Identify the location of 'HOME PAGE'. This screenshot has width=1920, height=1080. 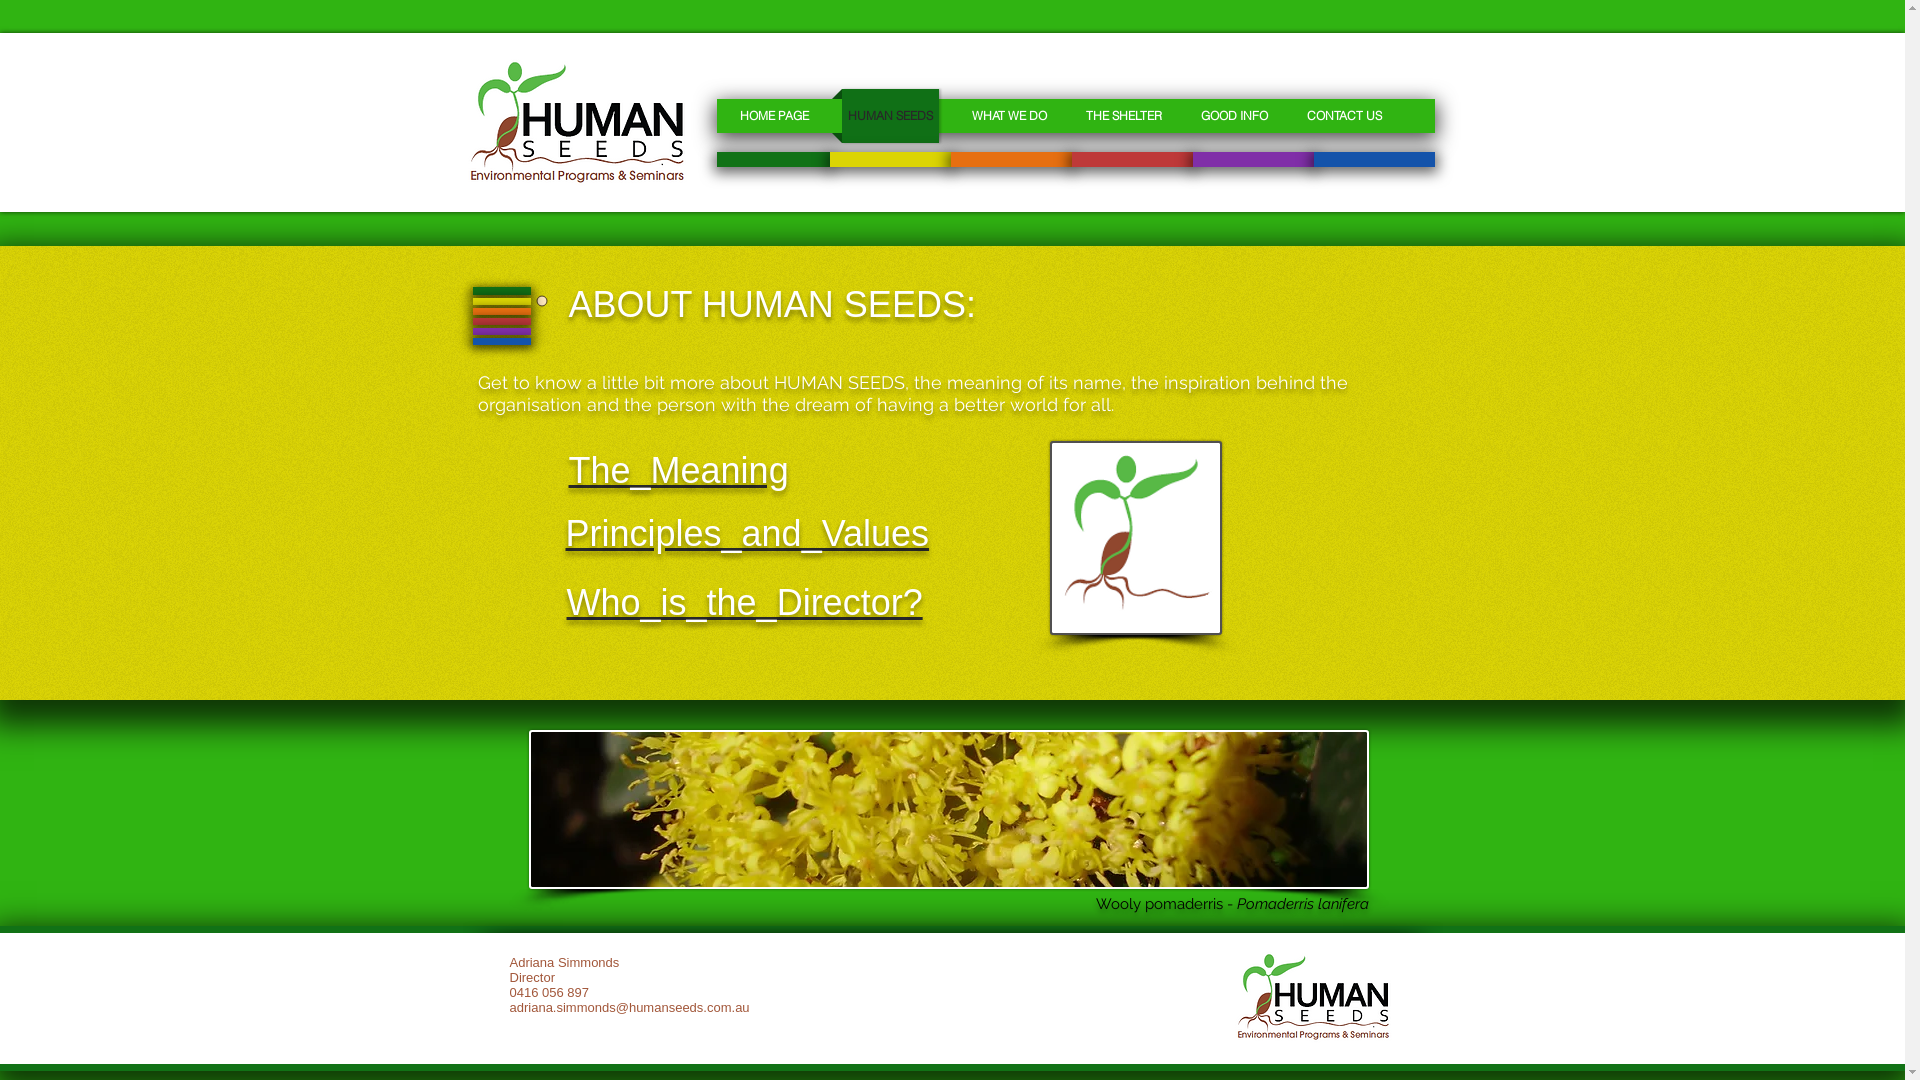
(773, 115).